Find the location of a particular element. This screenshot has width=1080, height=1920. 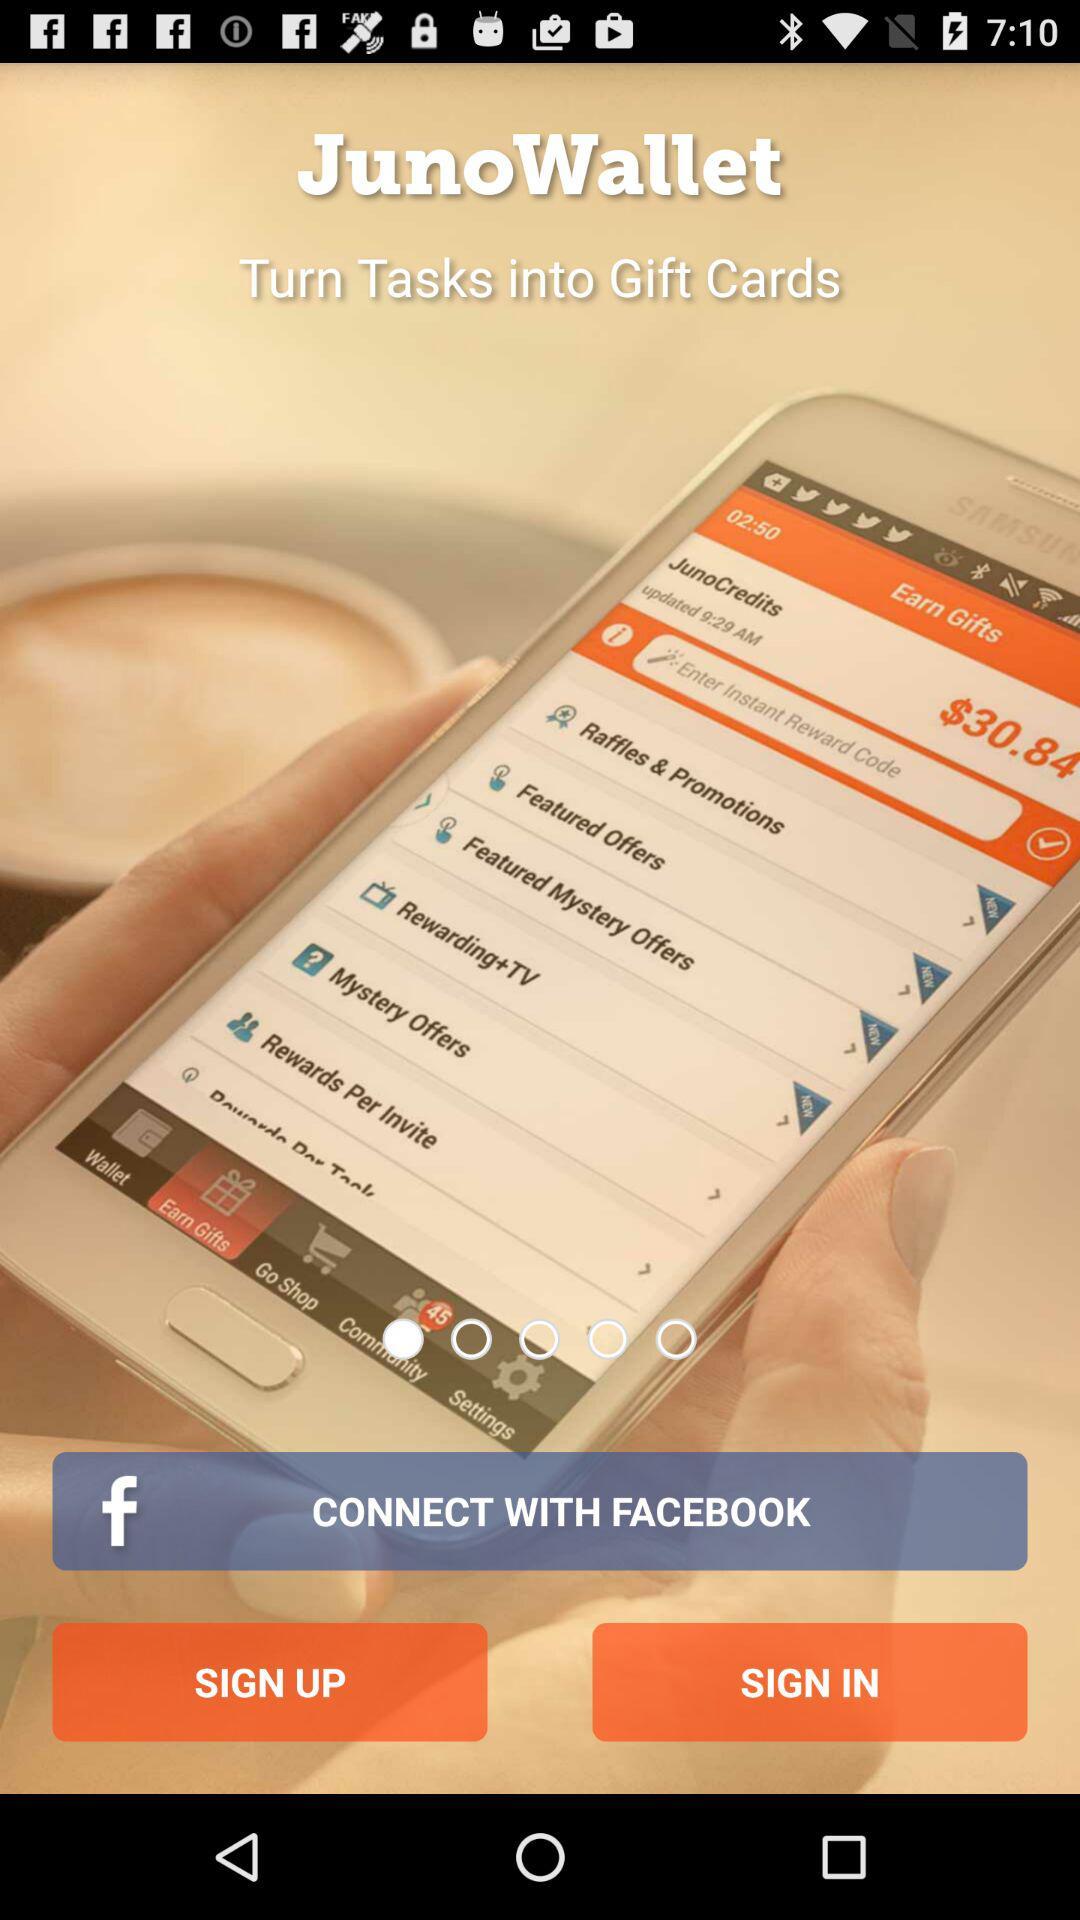

sign up is located at coordinates (270, 1681).